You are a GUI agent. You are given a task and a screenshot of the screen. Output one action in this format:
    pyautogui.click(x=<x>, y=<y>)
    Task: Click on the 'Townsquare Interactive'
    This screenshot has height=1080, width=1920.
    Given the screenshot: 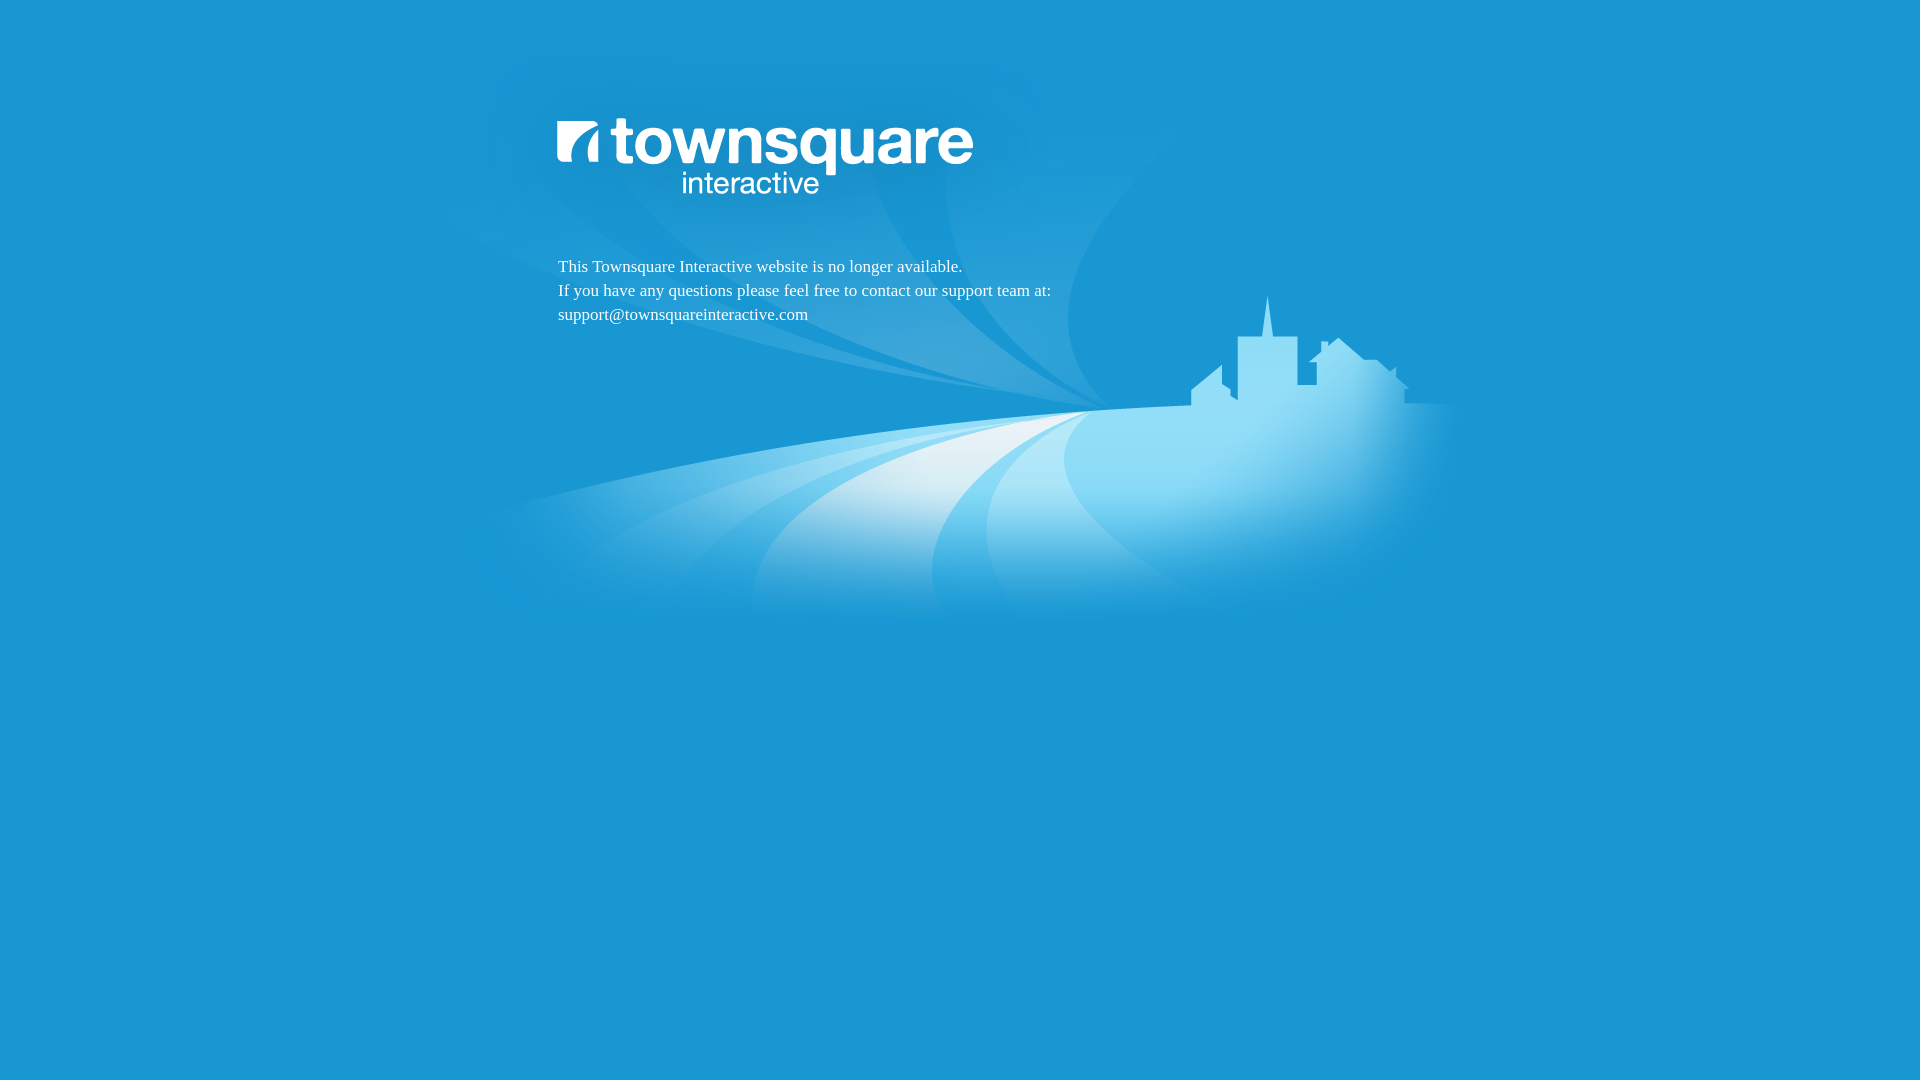 What is the action you would take?
    pyautogui.click(x=960, y=392)
    